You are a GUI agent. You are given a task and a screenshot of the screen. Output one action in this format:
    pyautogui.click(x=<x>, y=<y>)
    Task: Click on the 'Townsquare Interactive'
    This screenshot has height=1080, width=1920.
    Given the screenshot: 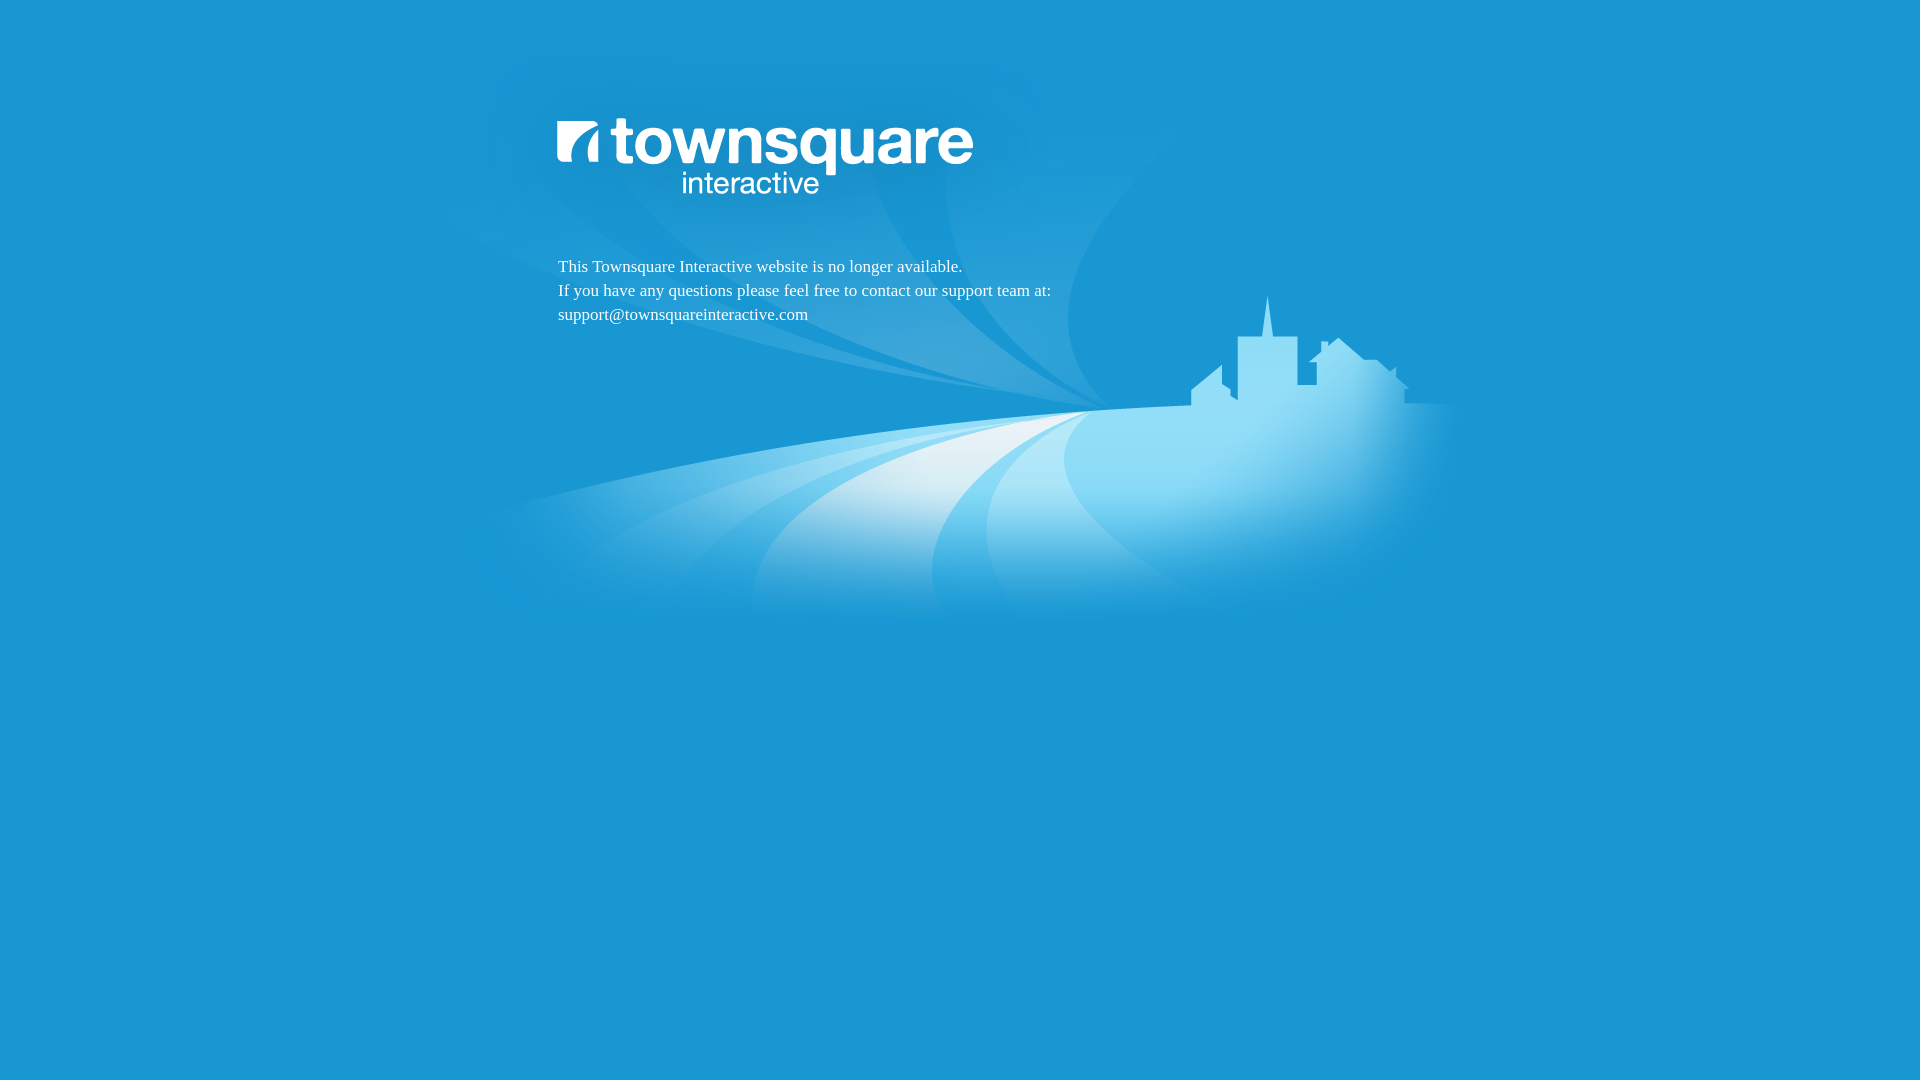 What is the action you would take?
    pyautogui.click(x=960, y=392)
    